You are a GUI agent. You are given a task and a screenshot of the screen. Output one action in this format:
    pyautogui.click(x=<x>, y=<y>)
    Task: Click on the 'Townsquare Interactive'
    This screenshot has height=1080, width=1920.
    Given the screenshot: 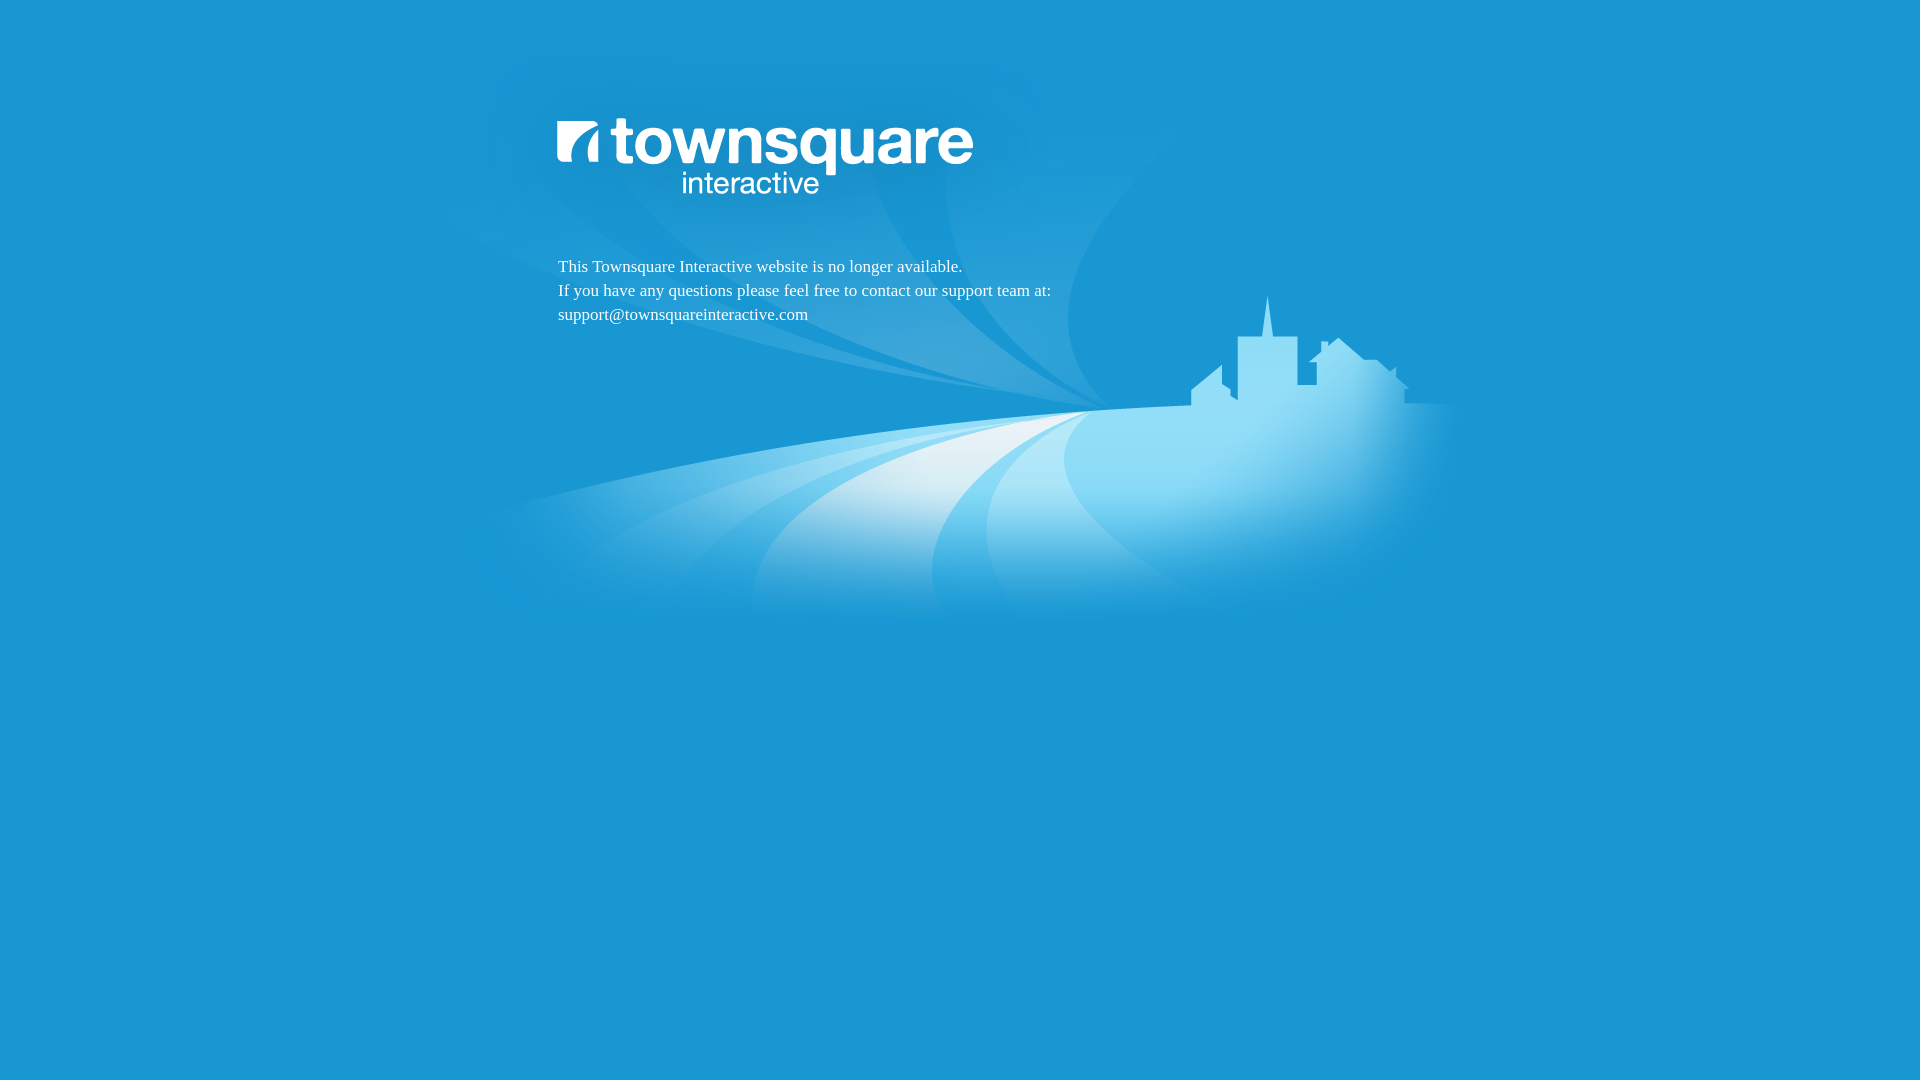 What is the action you would take?
    pyautogui.click(x=960, y=392)
    